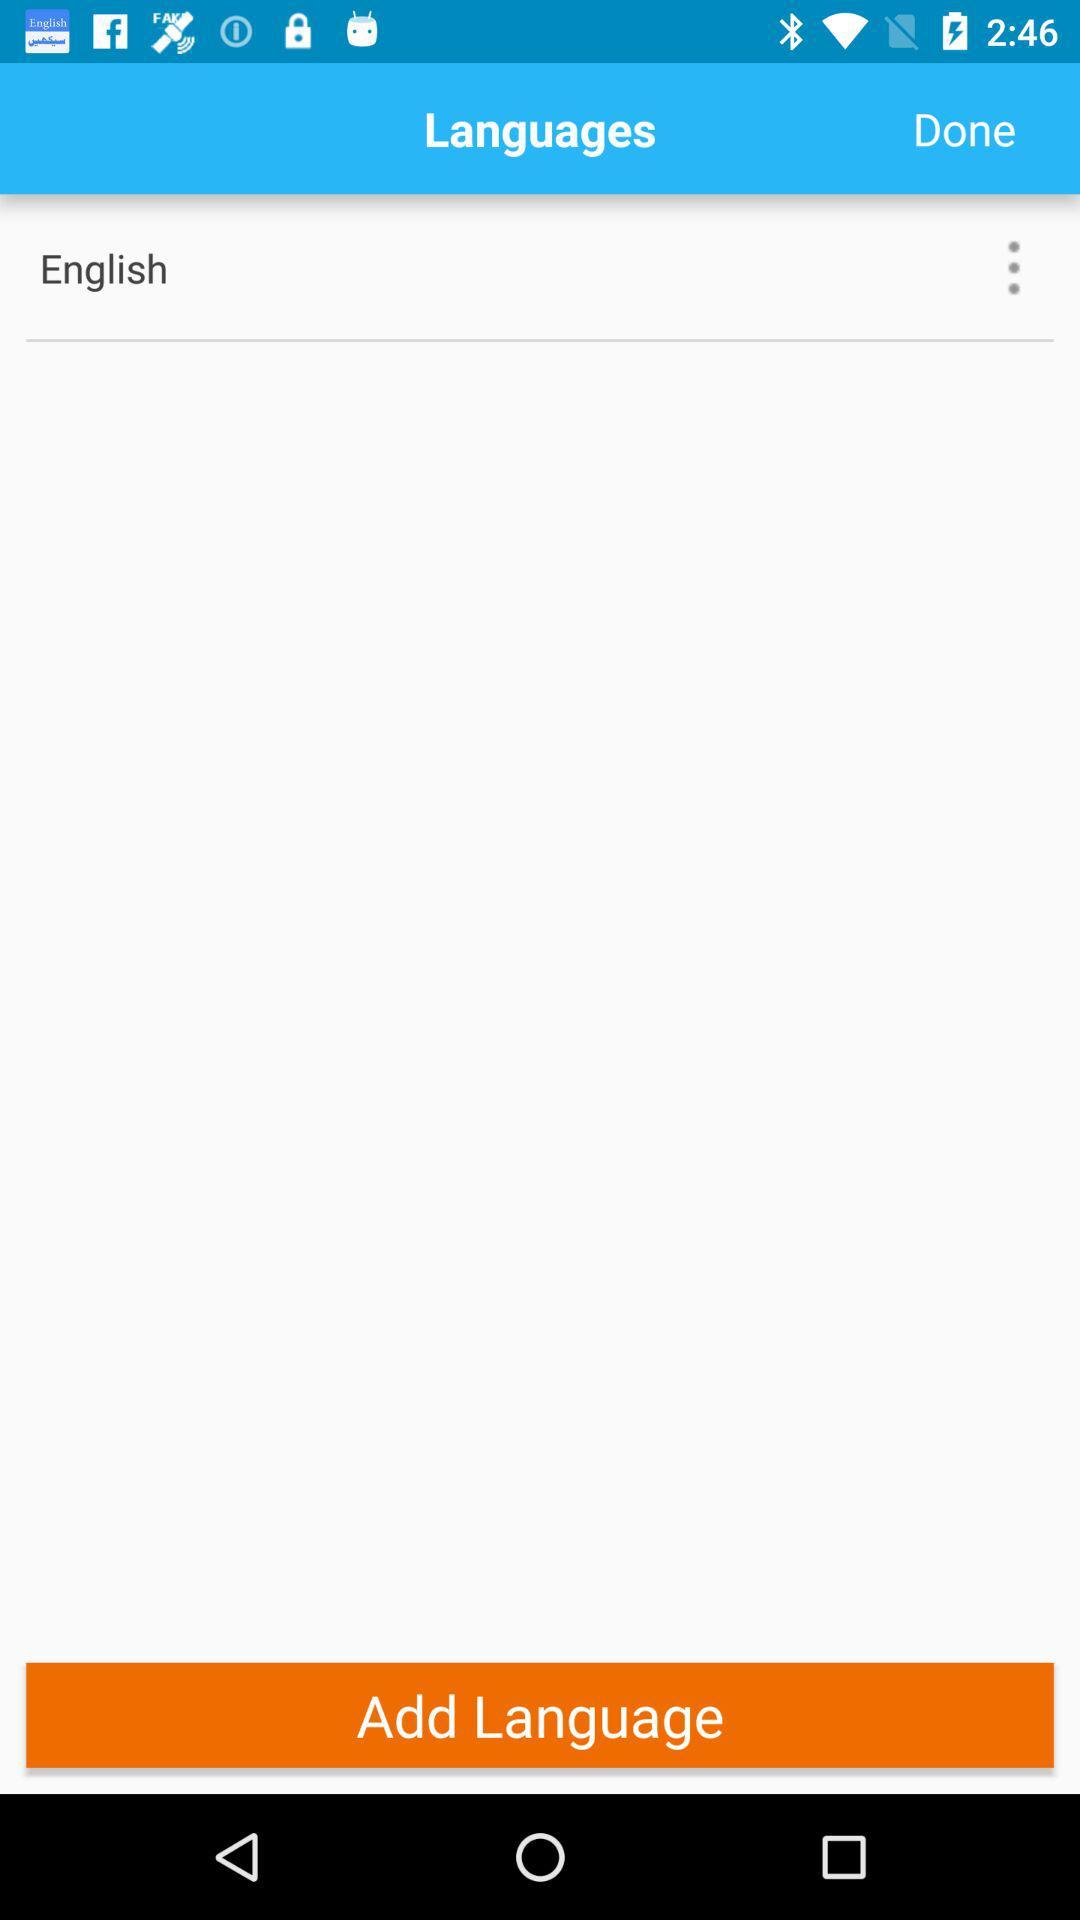  What do you see at coordinates (1014, 266) in the screenshot?
I see `the icon next to english` at bounding box center [1014, 266].